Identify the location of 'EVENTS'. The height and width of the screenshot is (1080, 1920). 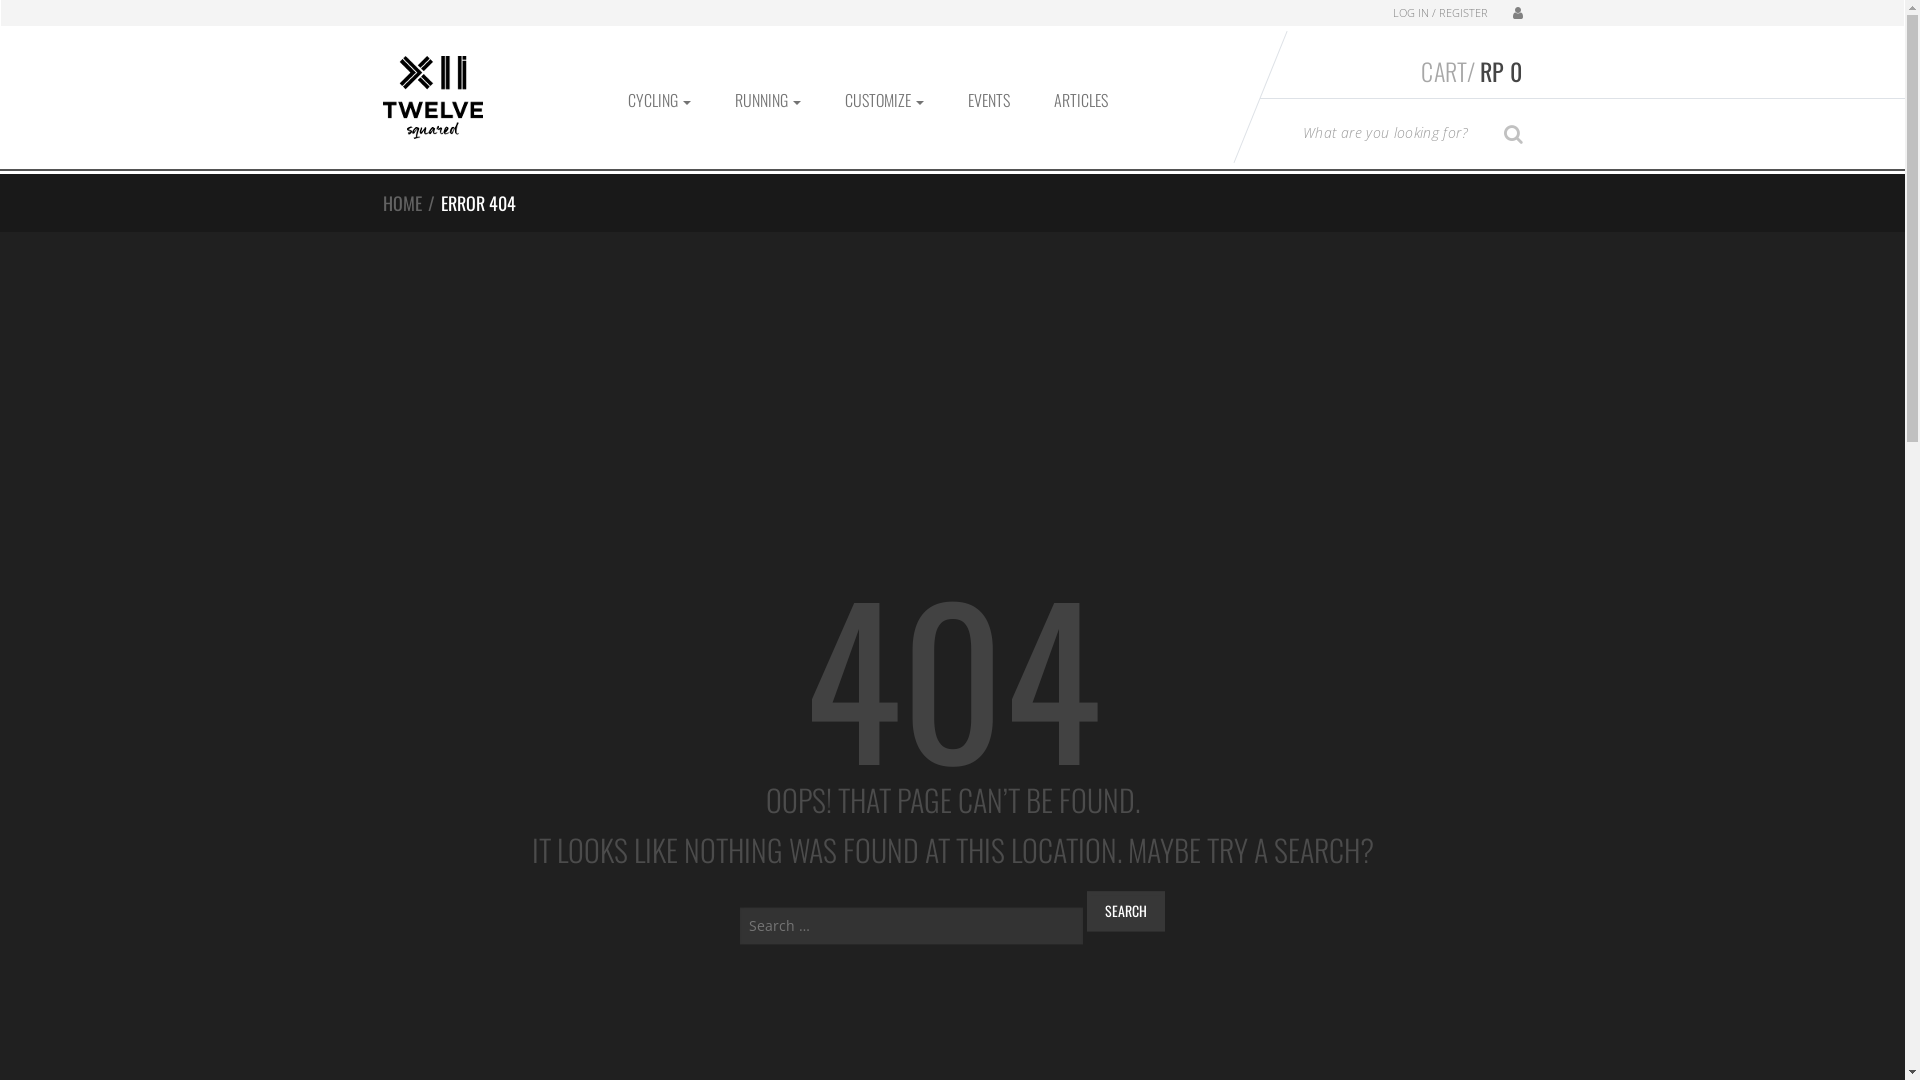
(944, 100).